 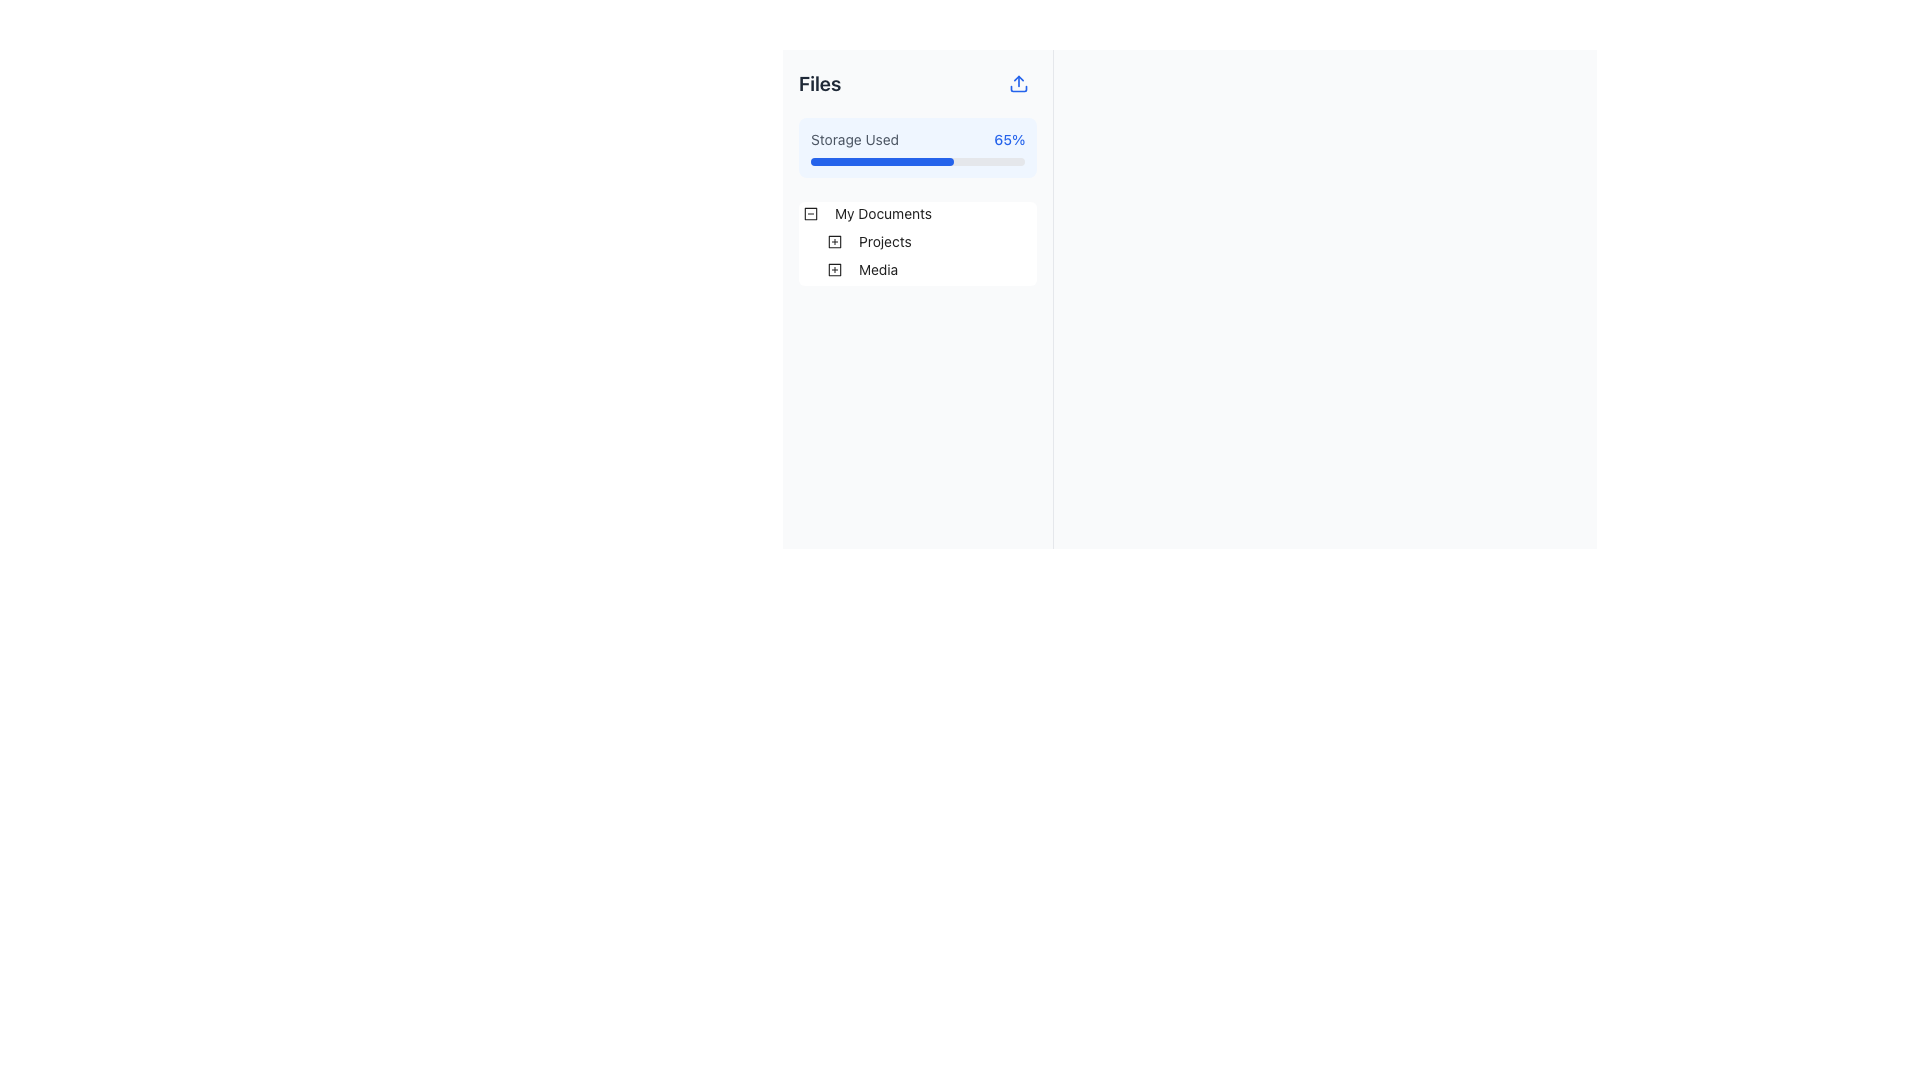 I want to click on the first Tree item representing a folder in the left-side panel, so click(x=869, y=213).